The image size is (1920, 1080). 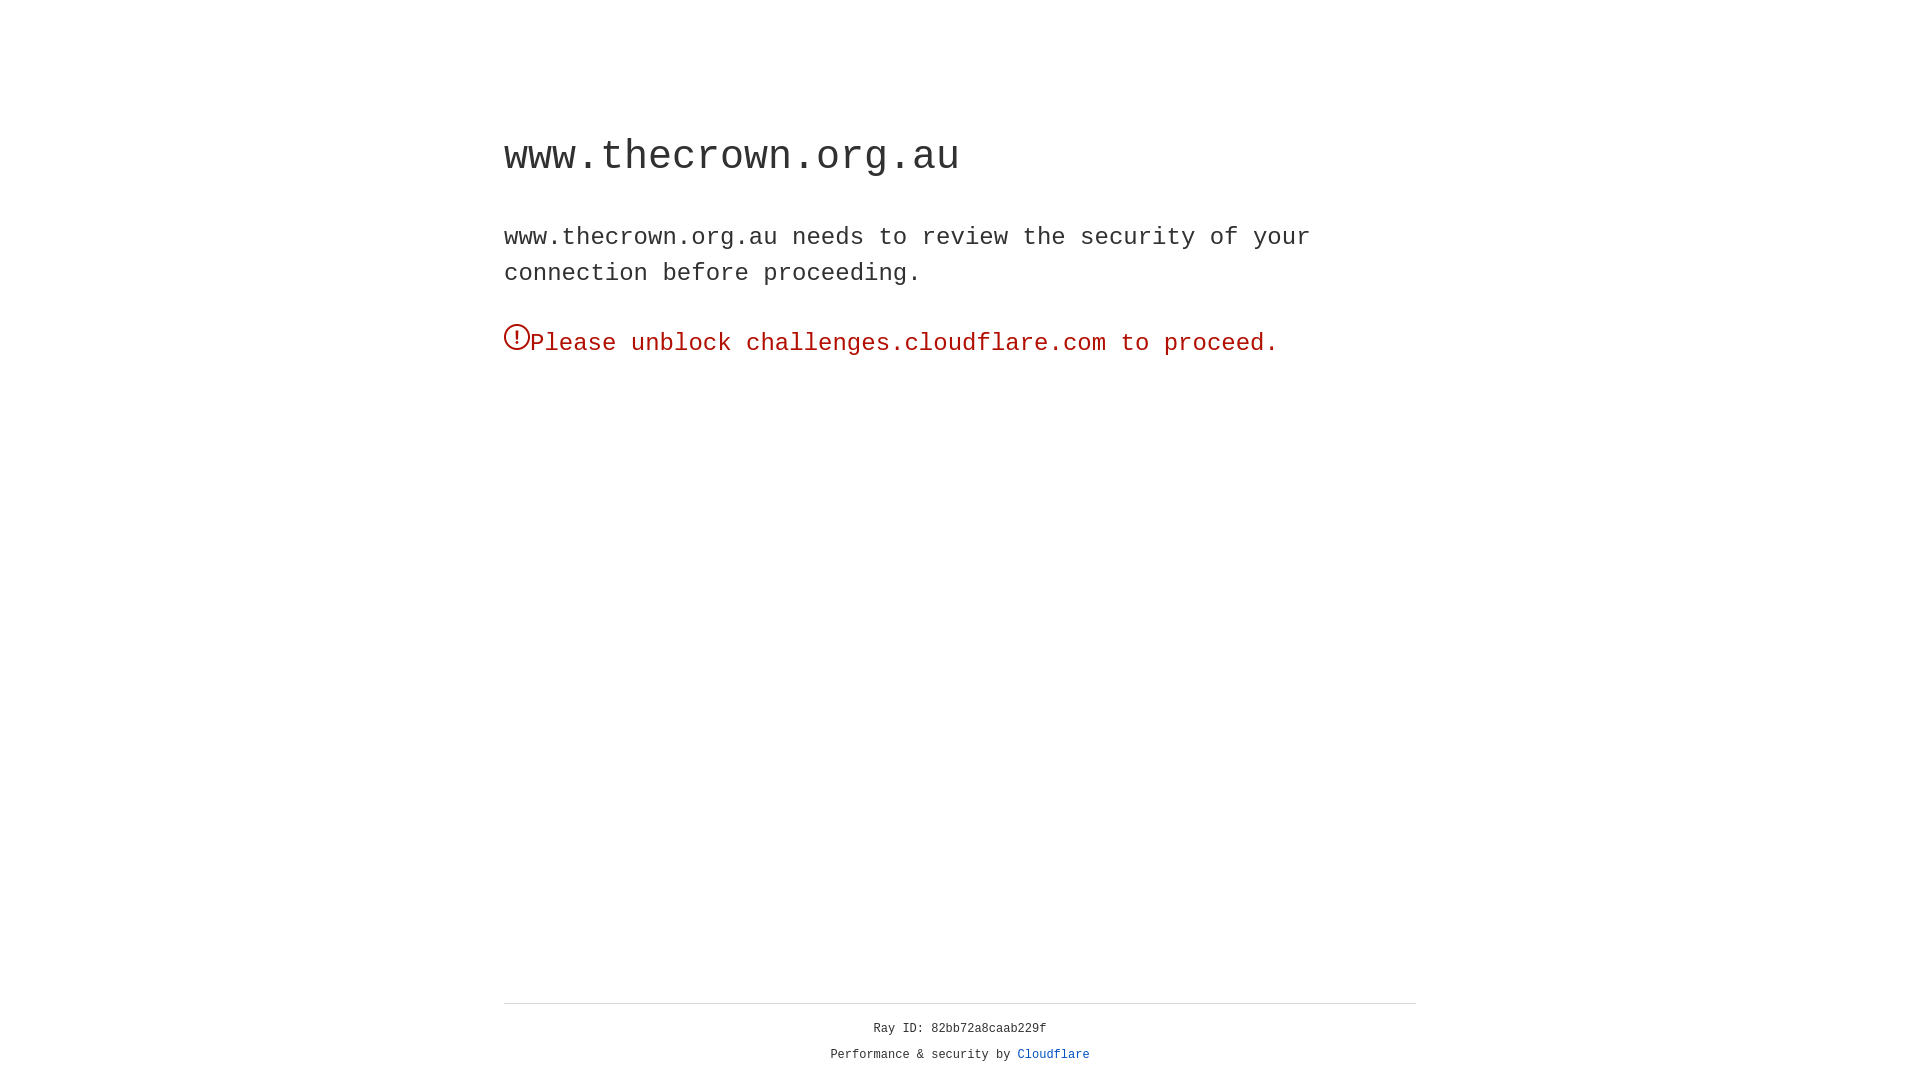 What do you see at coordinates (1053, 1054) in the screenshot?
I see `'Cloudflare'` at bounding box center [1053, 1054].